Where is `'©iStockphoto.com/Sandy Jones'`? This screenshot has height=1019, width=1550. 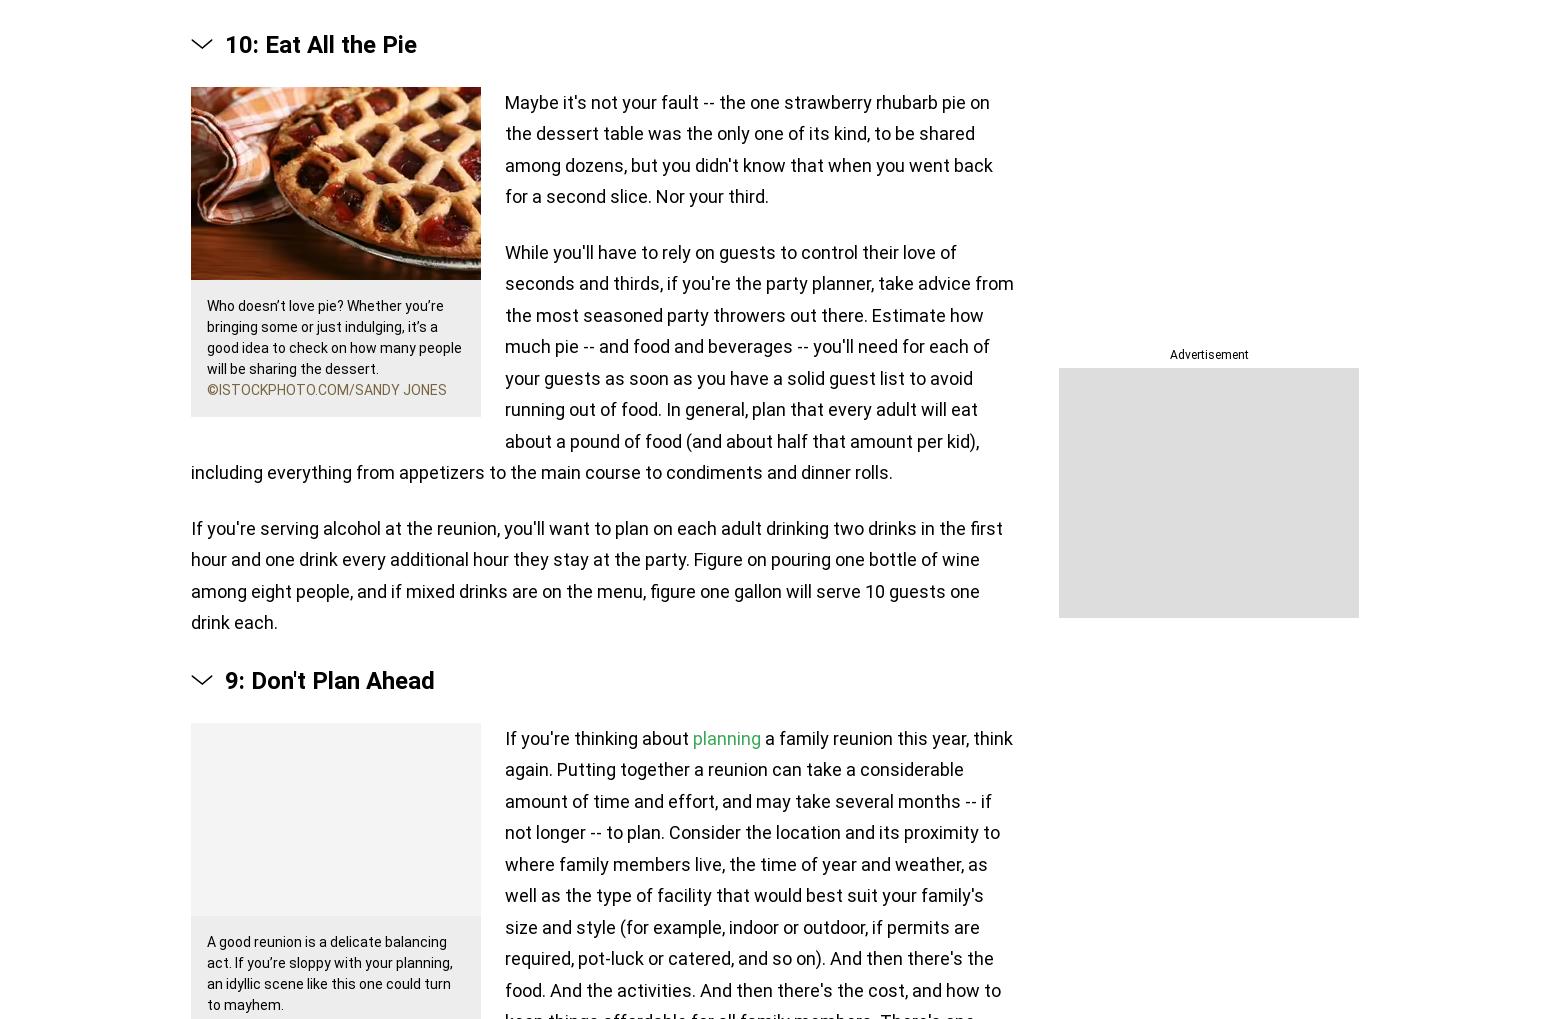
'©iStockphoto.com/Sandy Jones' is located at coordinates (326, 387).